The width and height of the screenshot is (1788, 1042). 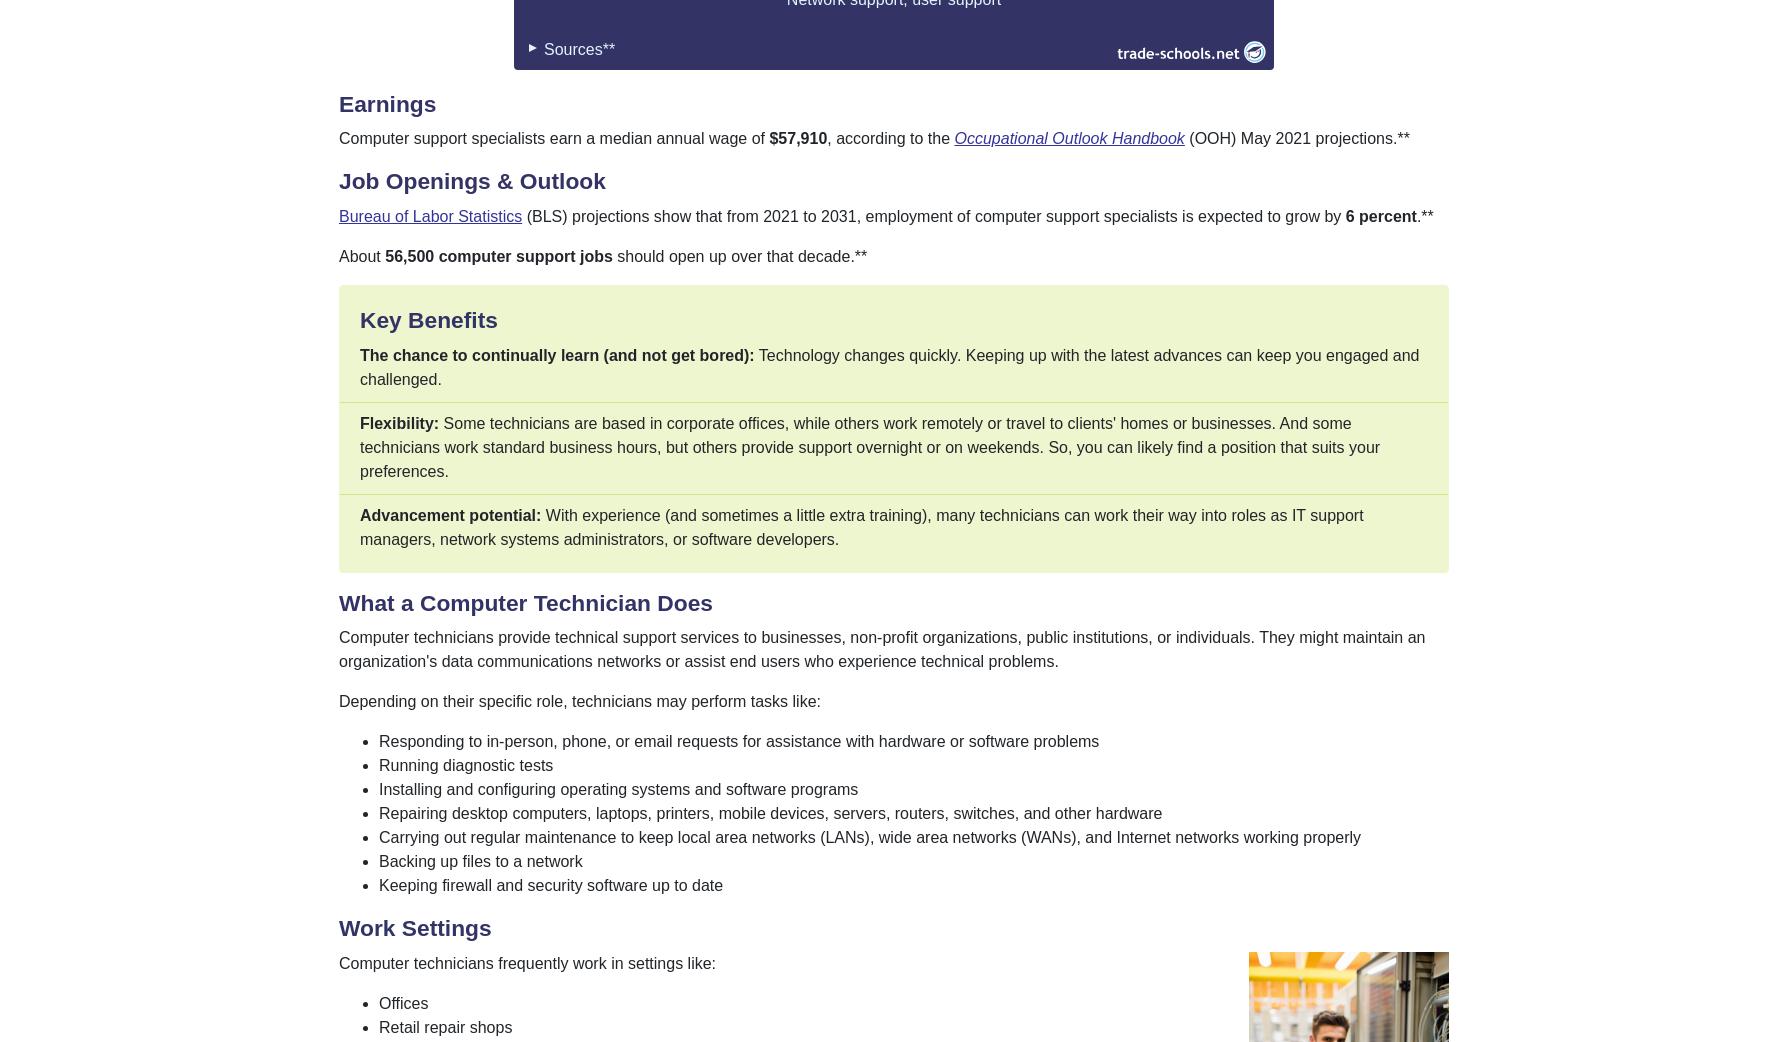 What do you see at coordinates (869, 837) in the screenshot?
I see `'Carrying out regular maintenance to keep local area networks (LANs), wide area networks (WANs), and Internet networks working properly'` at bounding box center [869, 837].